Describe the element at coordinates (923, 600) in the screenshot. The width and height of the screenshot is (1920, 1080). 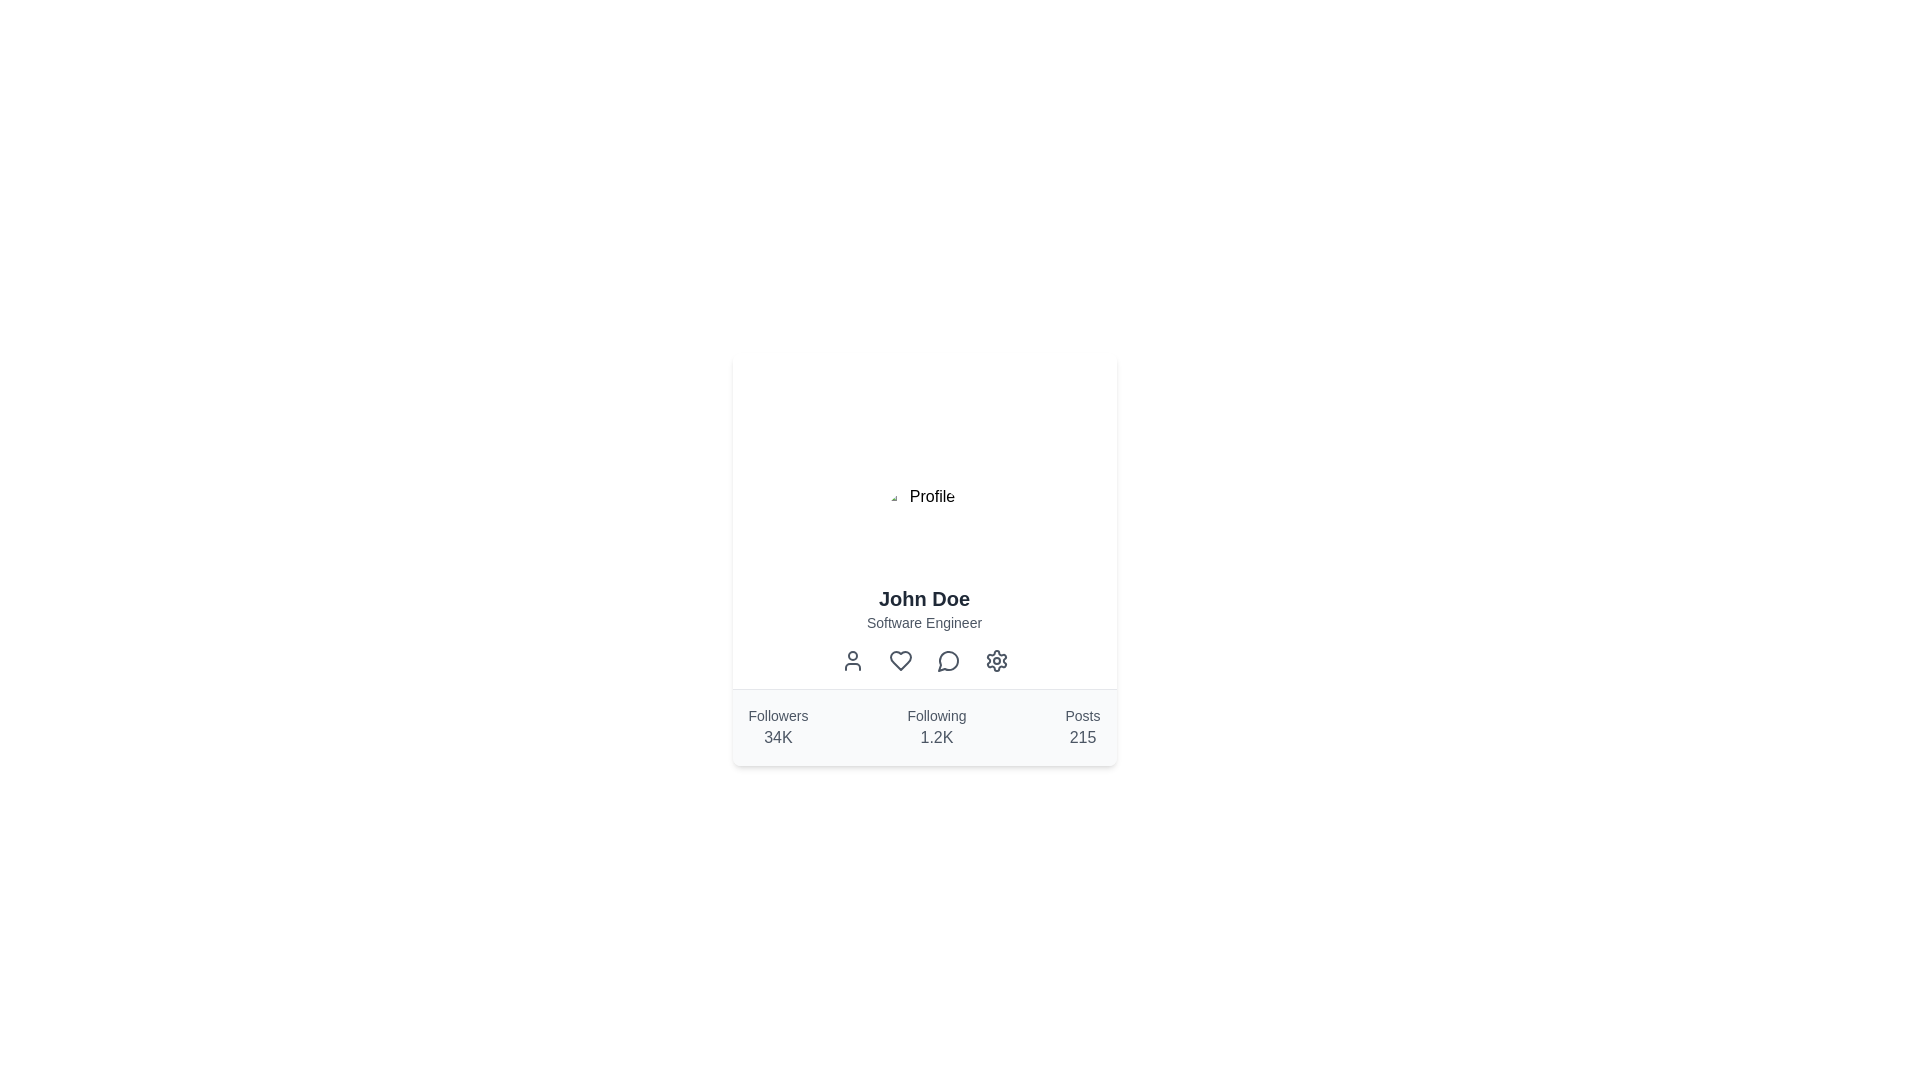
I see `the text display element that shows 'John Doe' and 'Software Engineer' in a user profile section` at that location.